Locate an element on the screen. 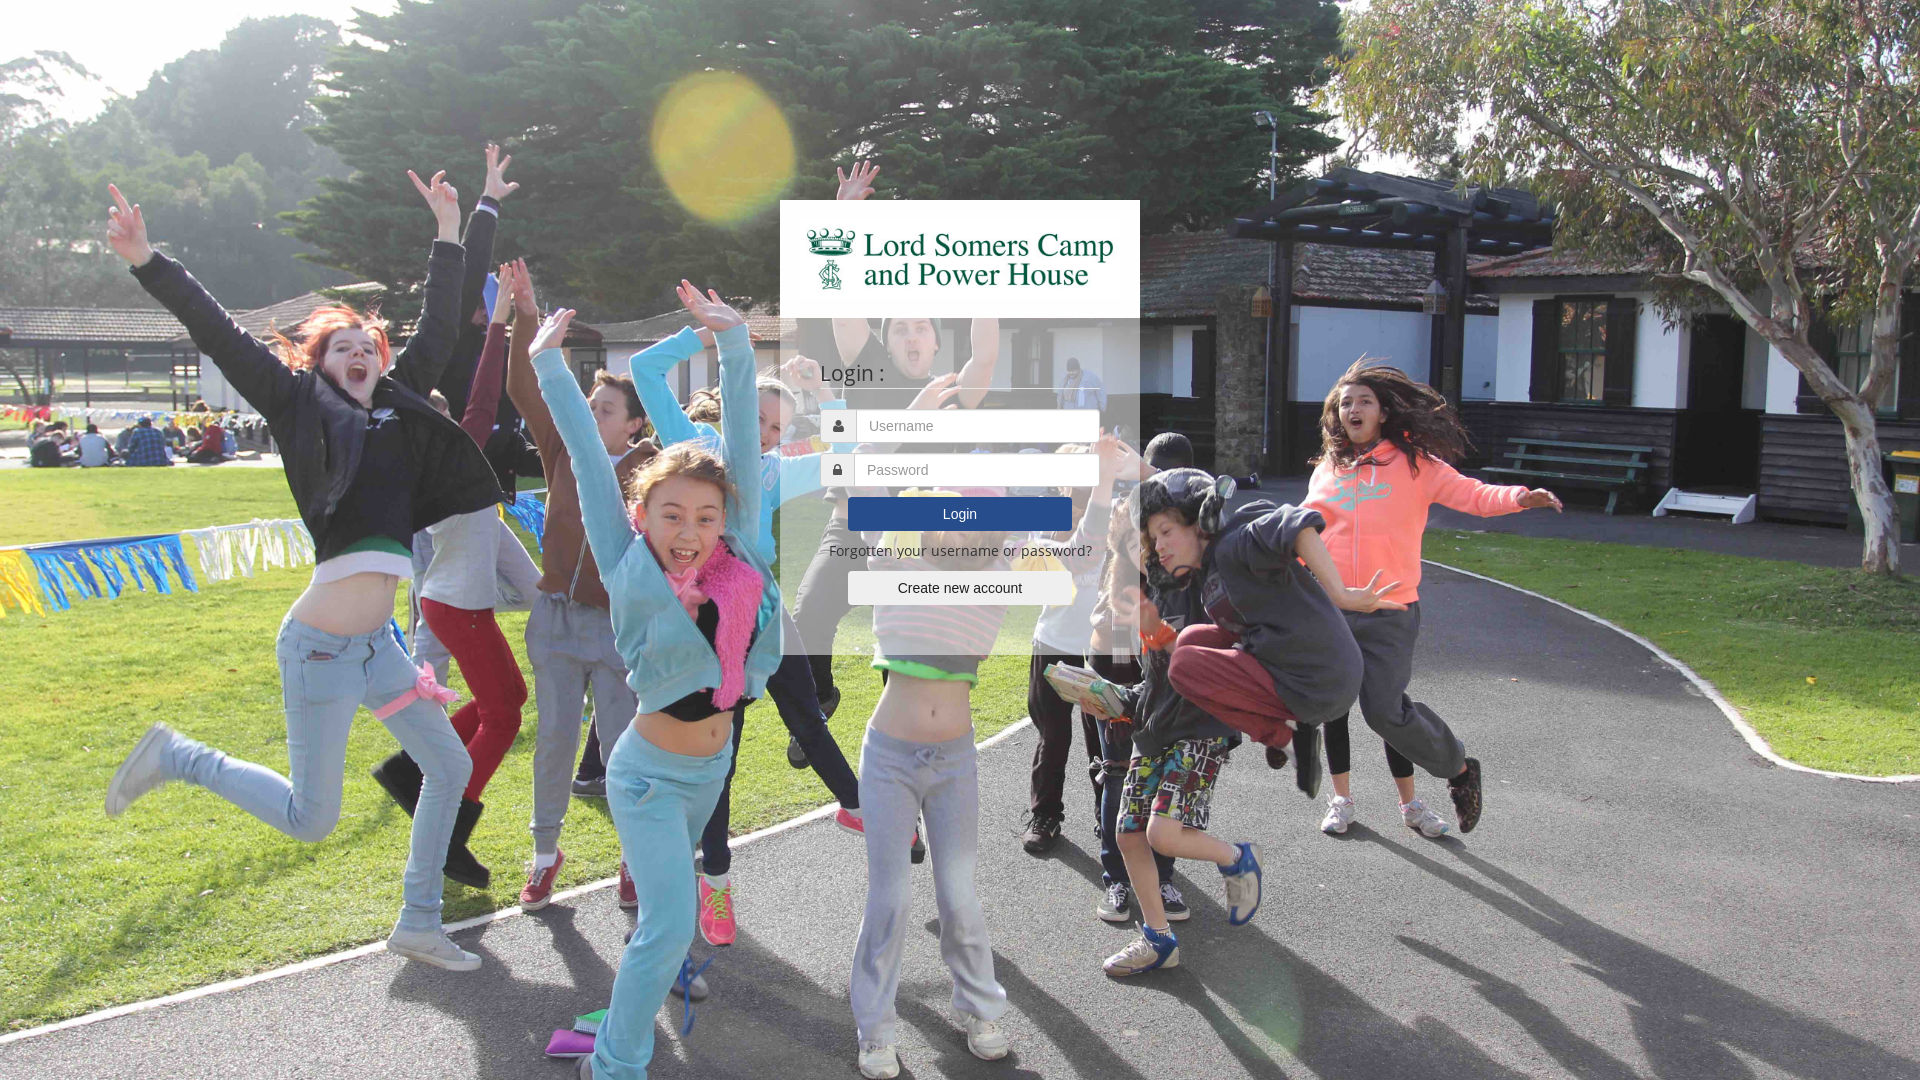  'Forgotten your username or password?' is located at coordinates (958, 550).